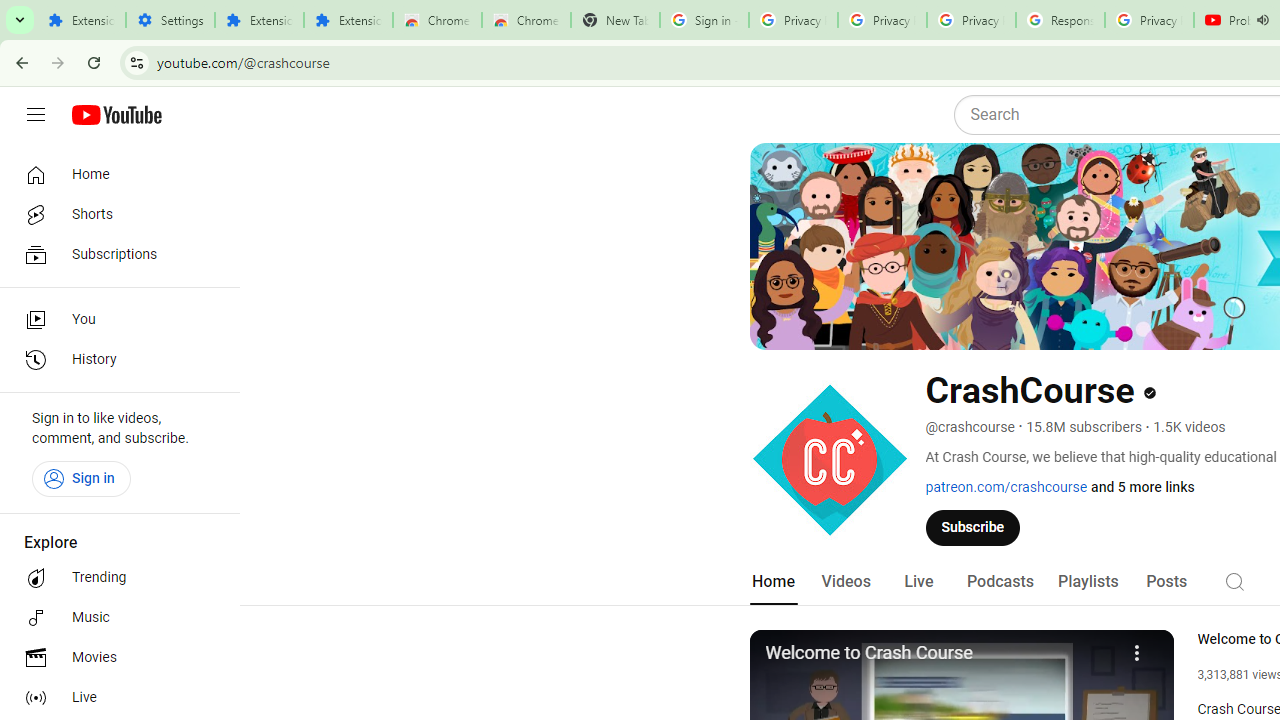  Describe the element at coordinates (112, 173) in the screenshot. I see `'Home'` at that location.